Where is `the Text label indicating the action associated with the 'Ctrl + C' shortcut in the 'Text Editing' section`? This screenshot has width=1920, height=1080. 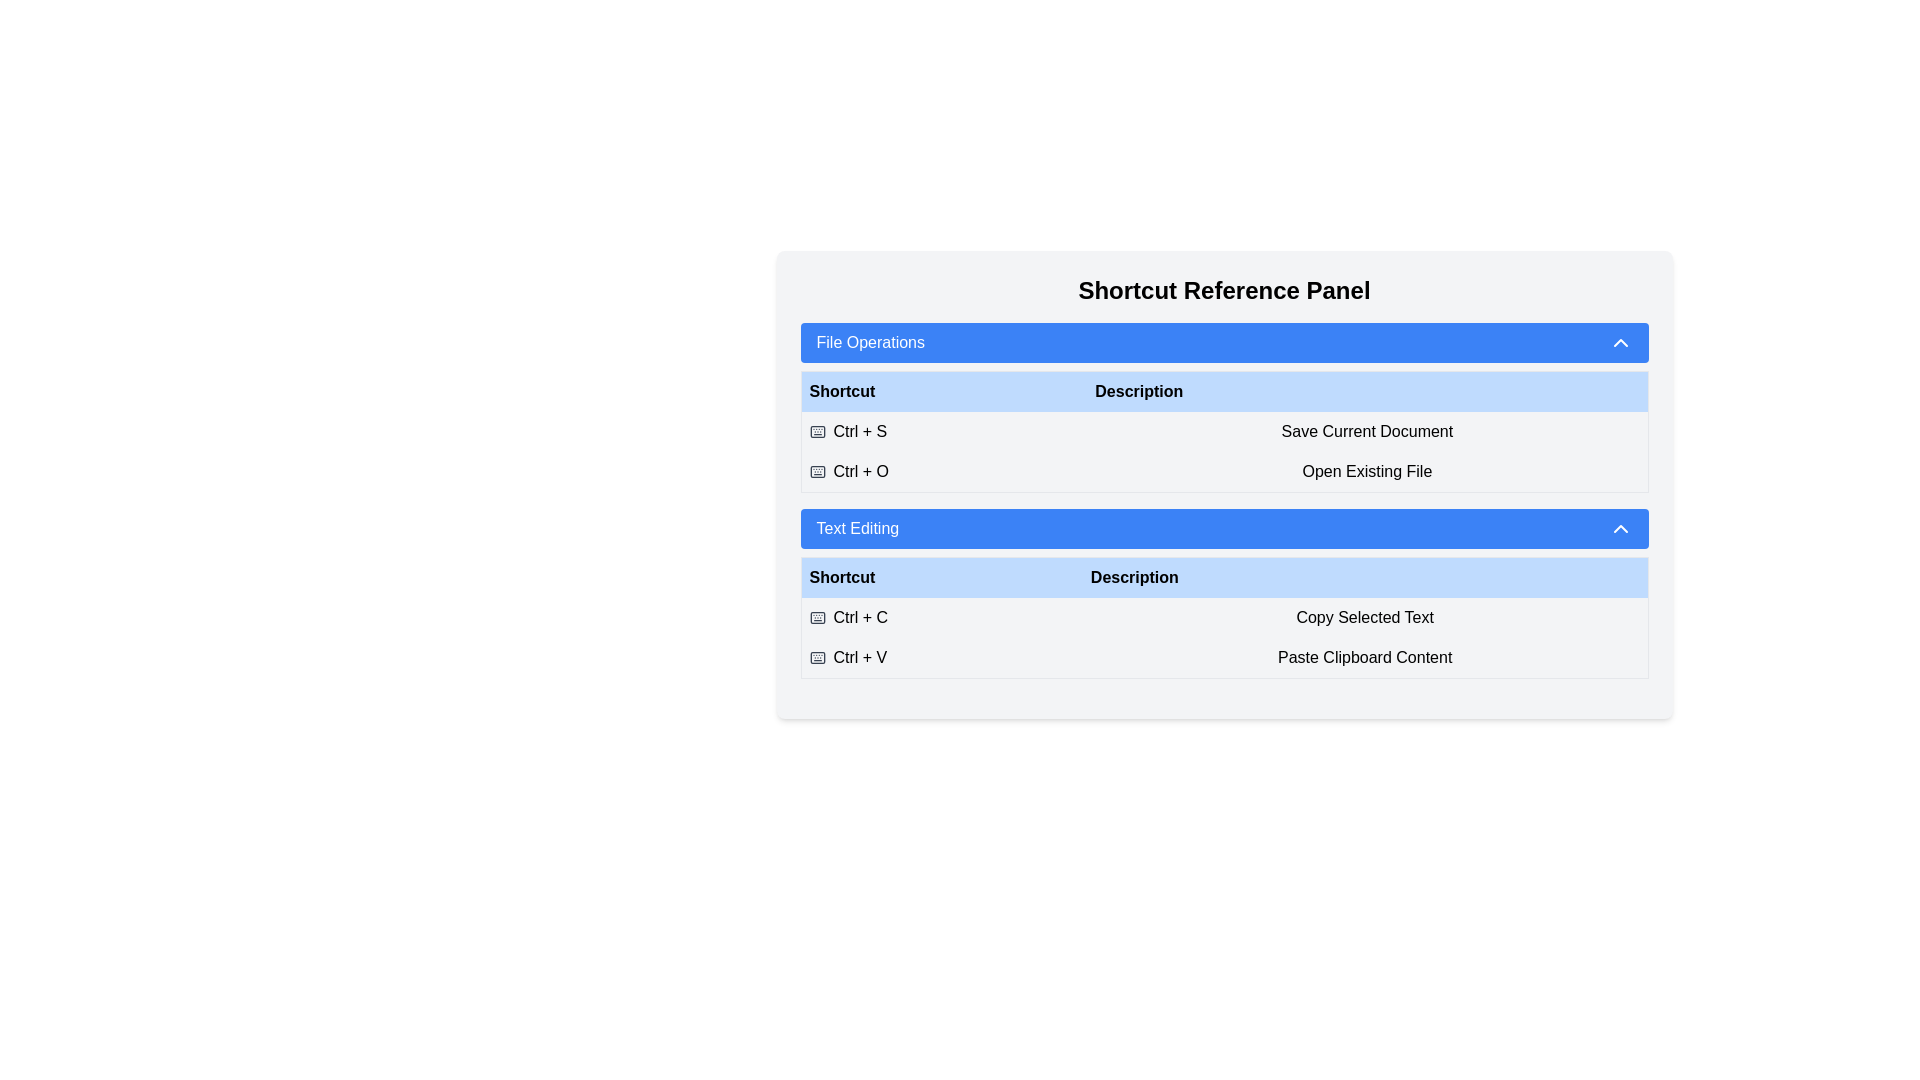 the Text label indicating the action associated with the 'Ctrl + C' shortcut in the 'Text Editing' section is located at coordinates (1364, 616).